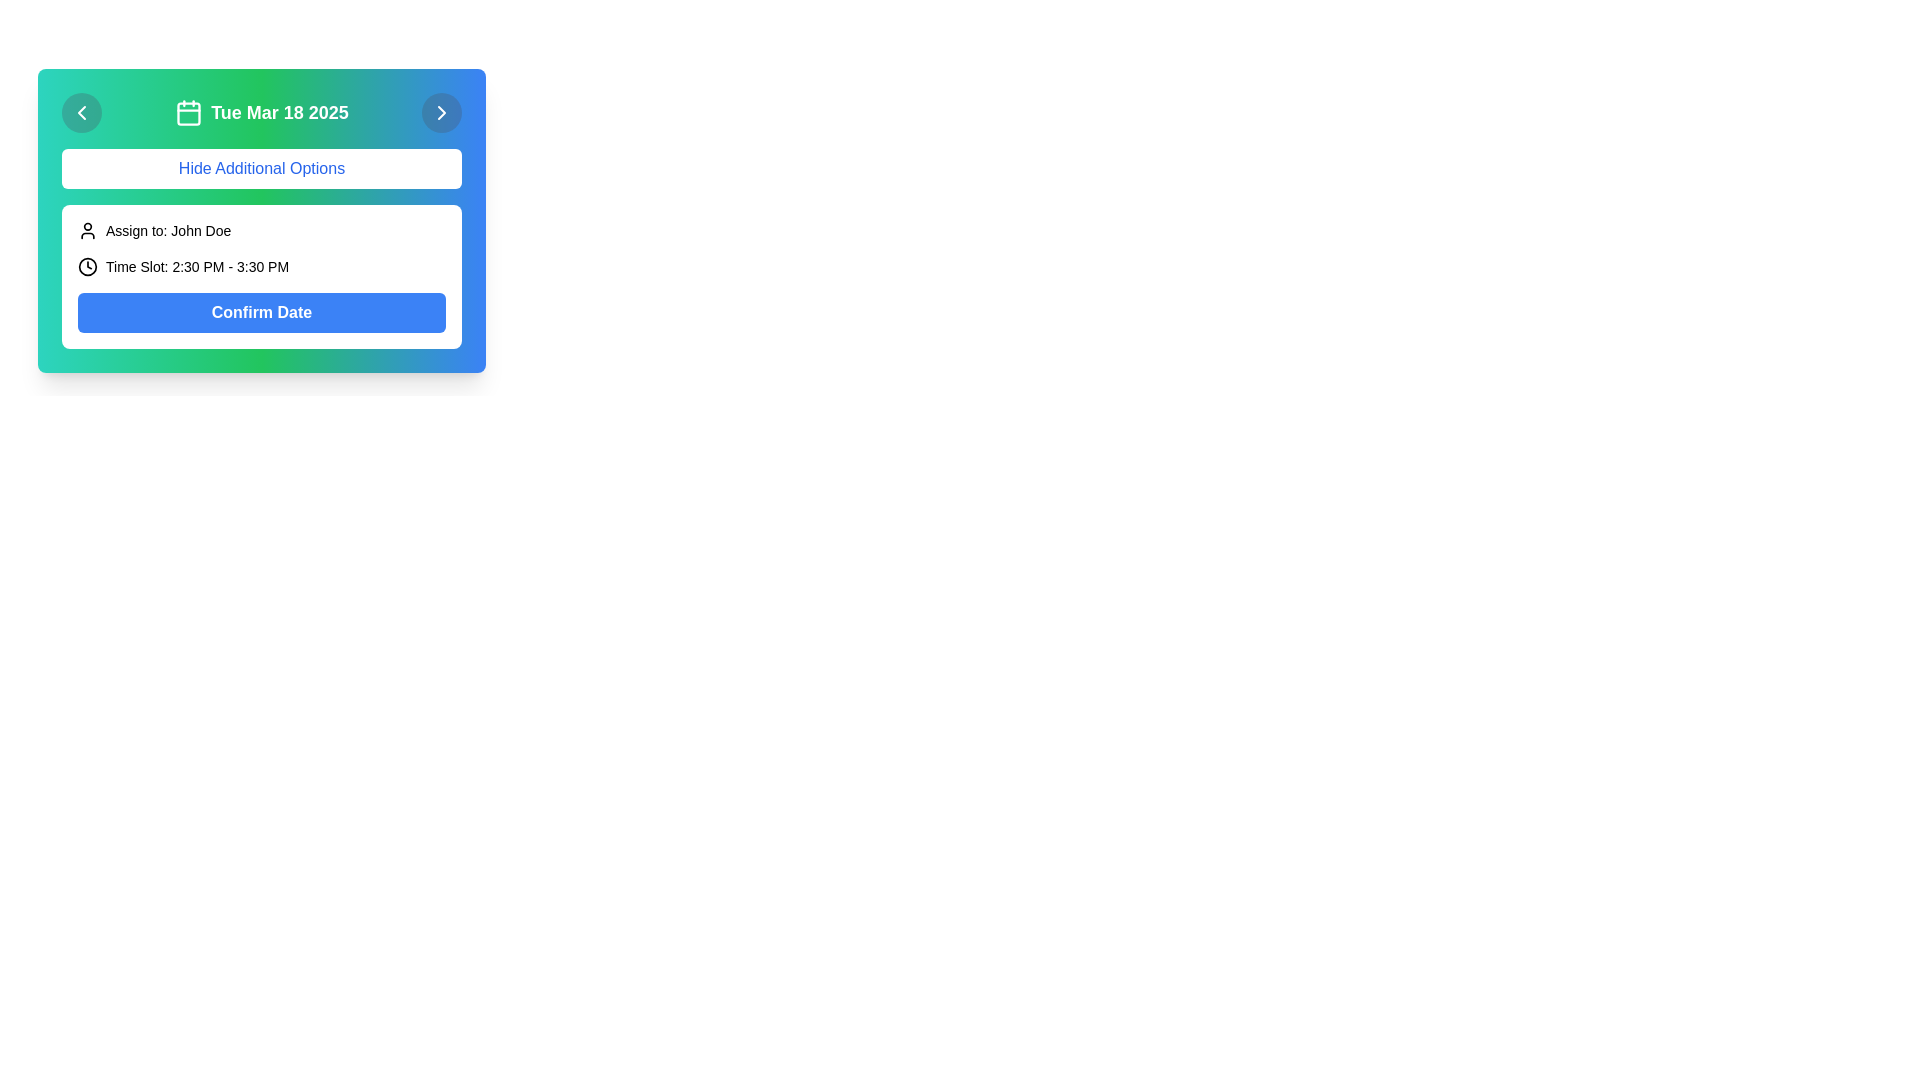 This screenshot has width=1920, height=1080. What do you see at coordinates (440, 112) in the screenshot?
I see `the Button (Icon) located in the top-right corner of the visible card interface, adjacent to the date display header, which serves to navigate to the next item or view` at bounding box center [440, 112].